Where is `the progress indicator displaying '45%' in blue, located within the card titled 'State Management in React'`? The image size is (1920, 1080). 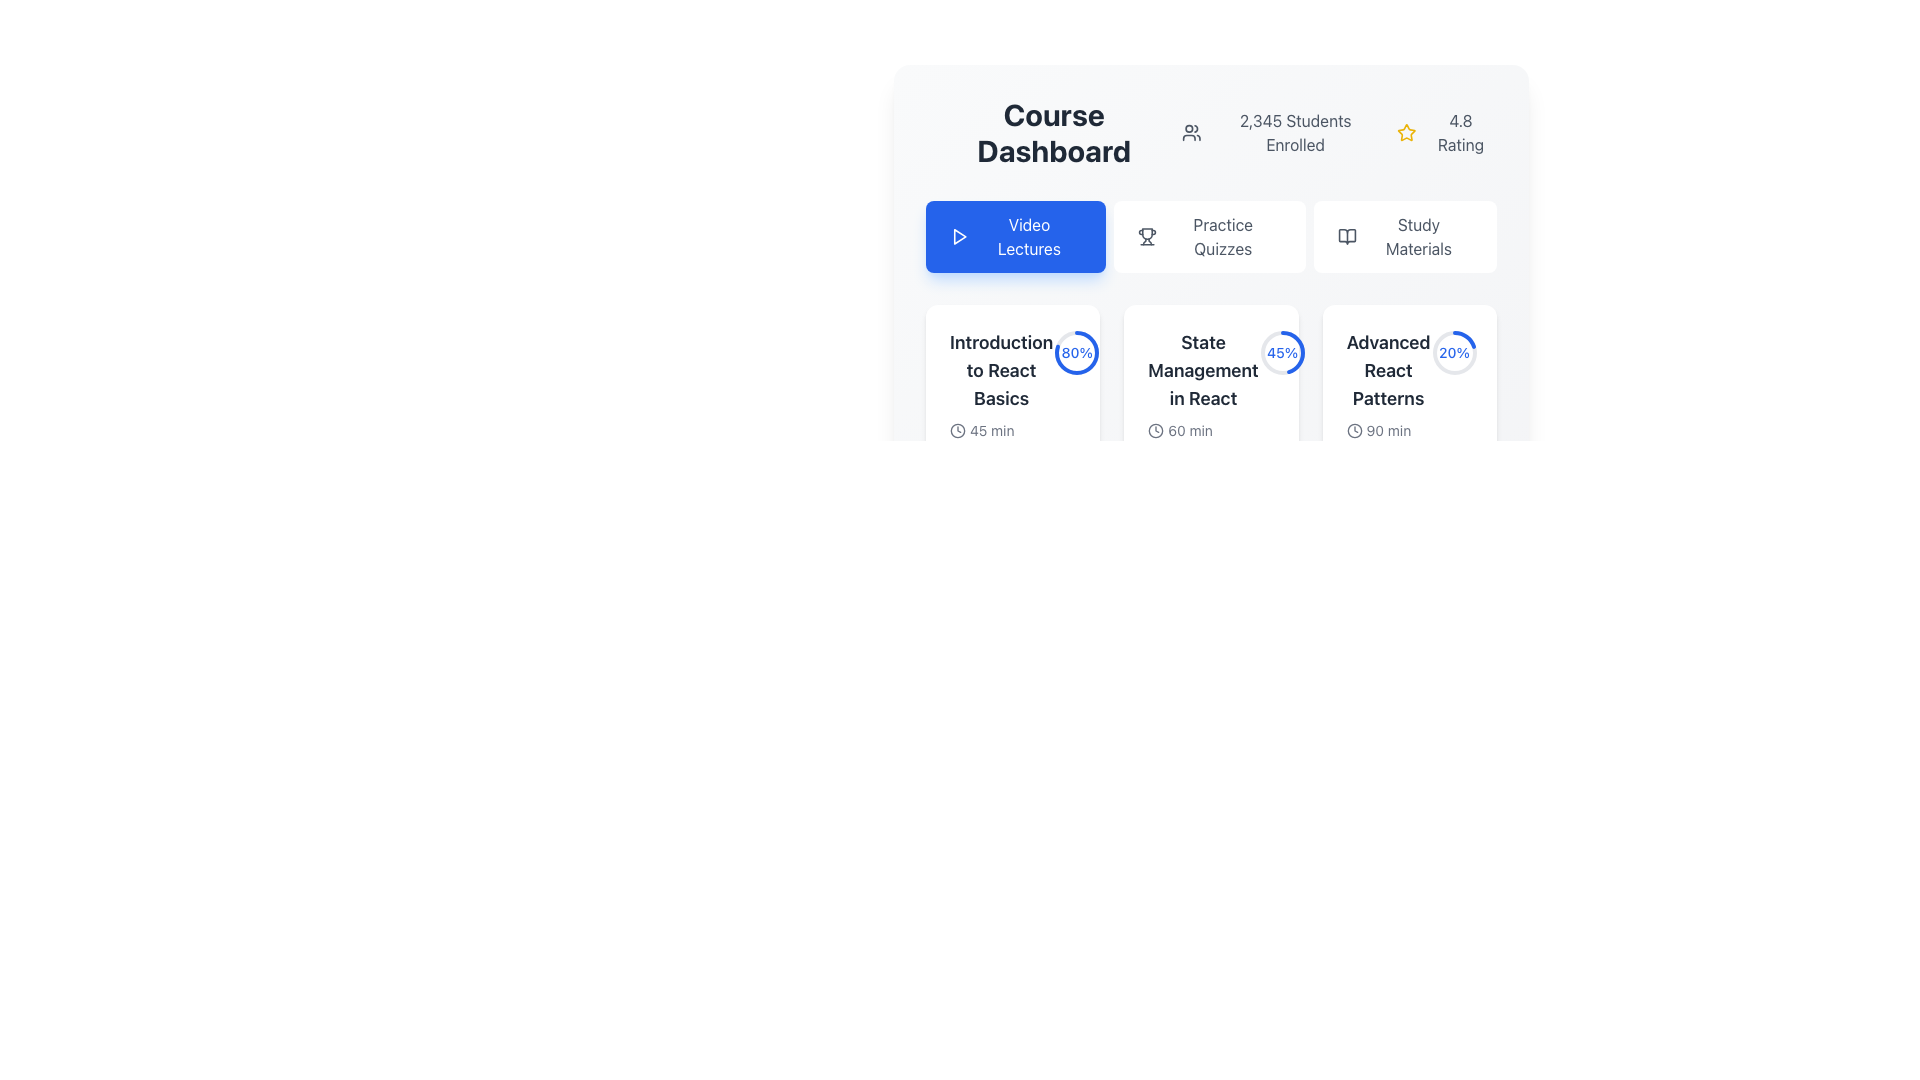 the progress indicator displaying '45%' in blue, located within the card titled 'State Management in React' is located at coordinates (1282, 352).